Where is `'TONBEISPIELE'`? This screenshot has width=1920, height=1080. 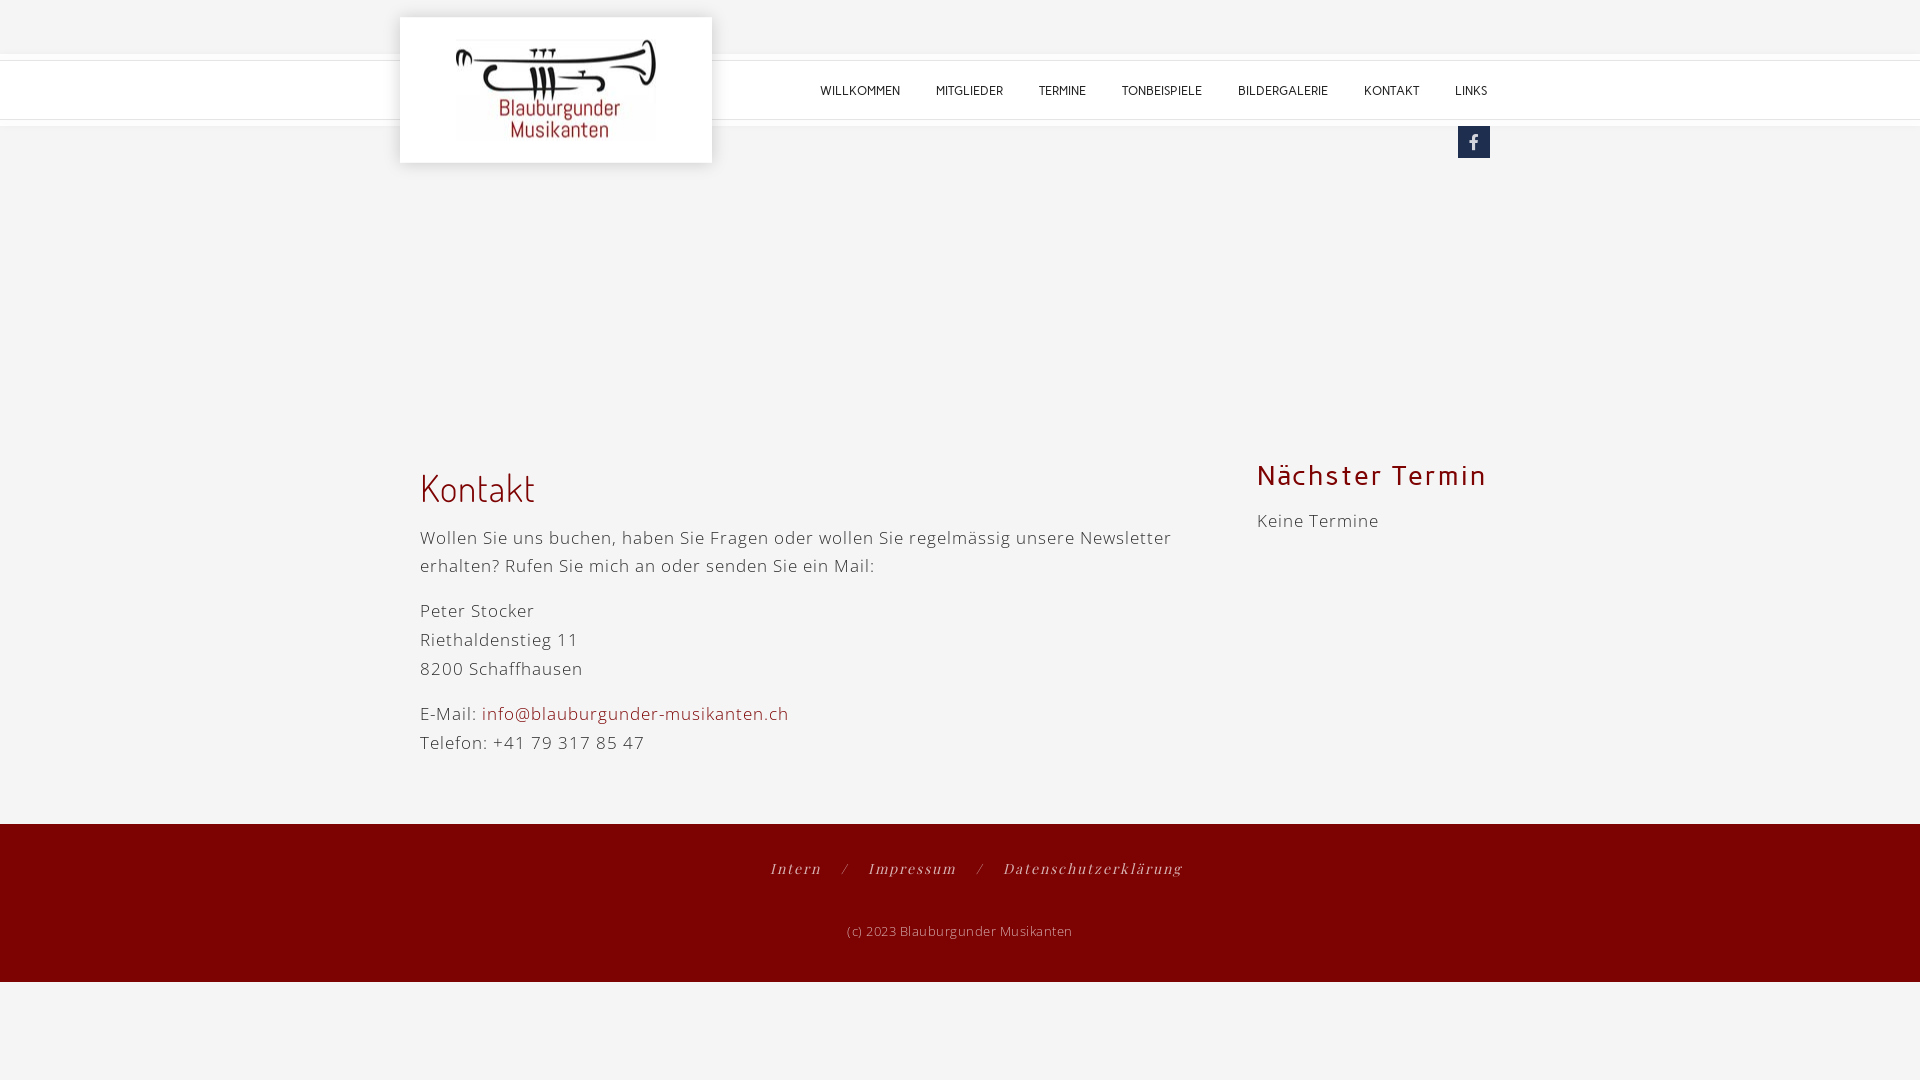
'TONBEISPIELE' is located at coordinates (1161, 88).